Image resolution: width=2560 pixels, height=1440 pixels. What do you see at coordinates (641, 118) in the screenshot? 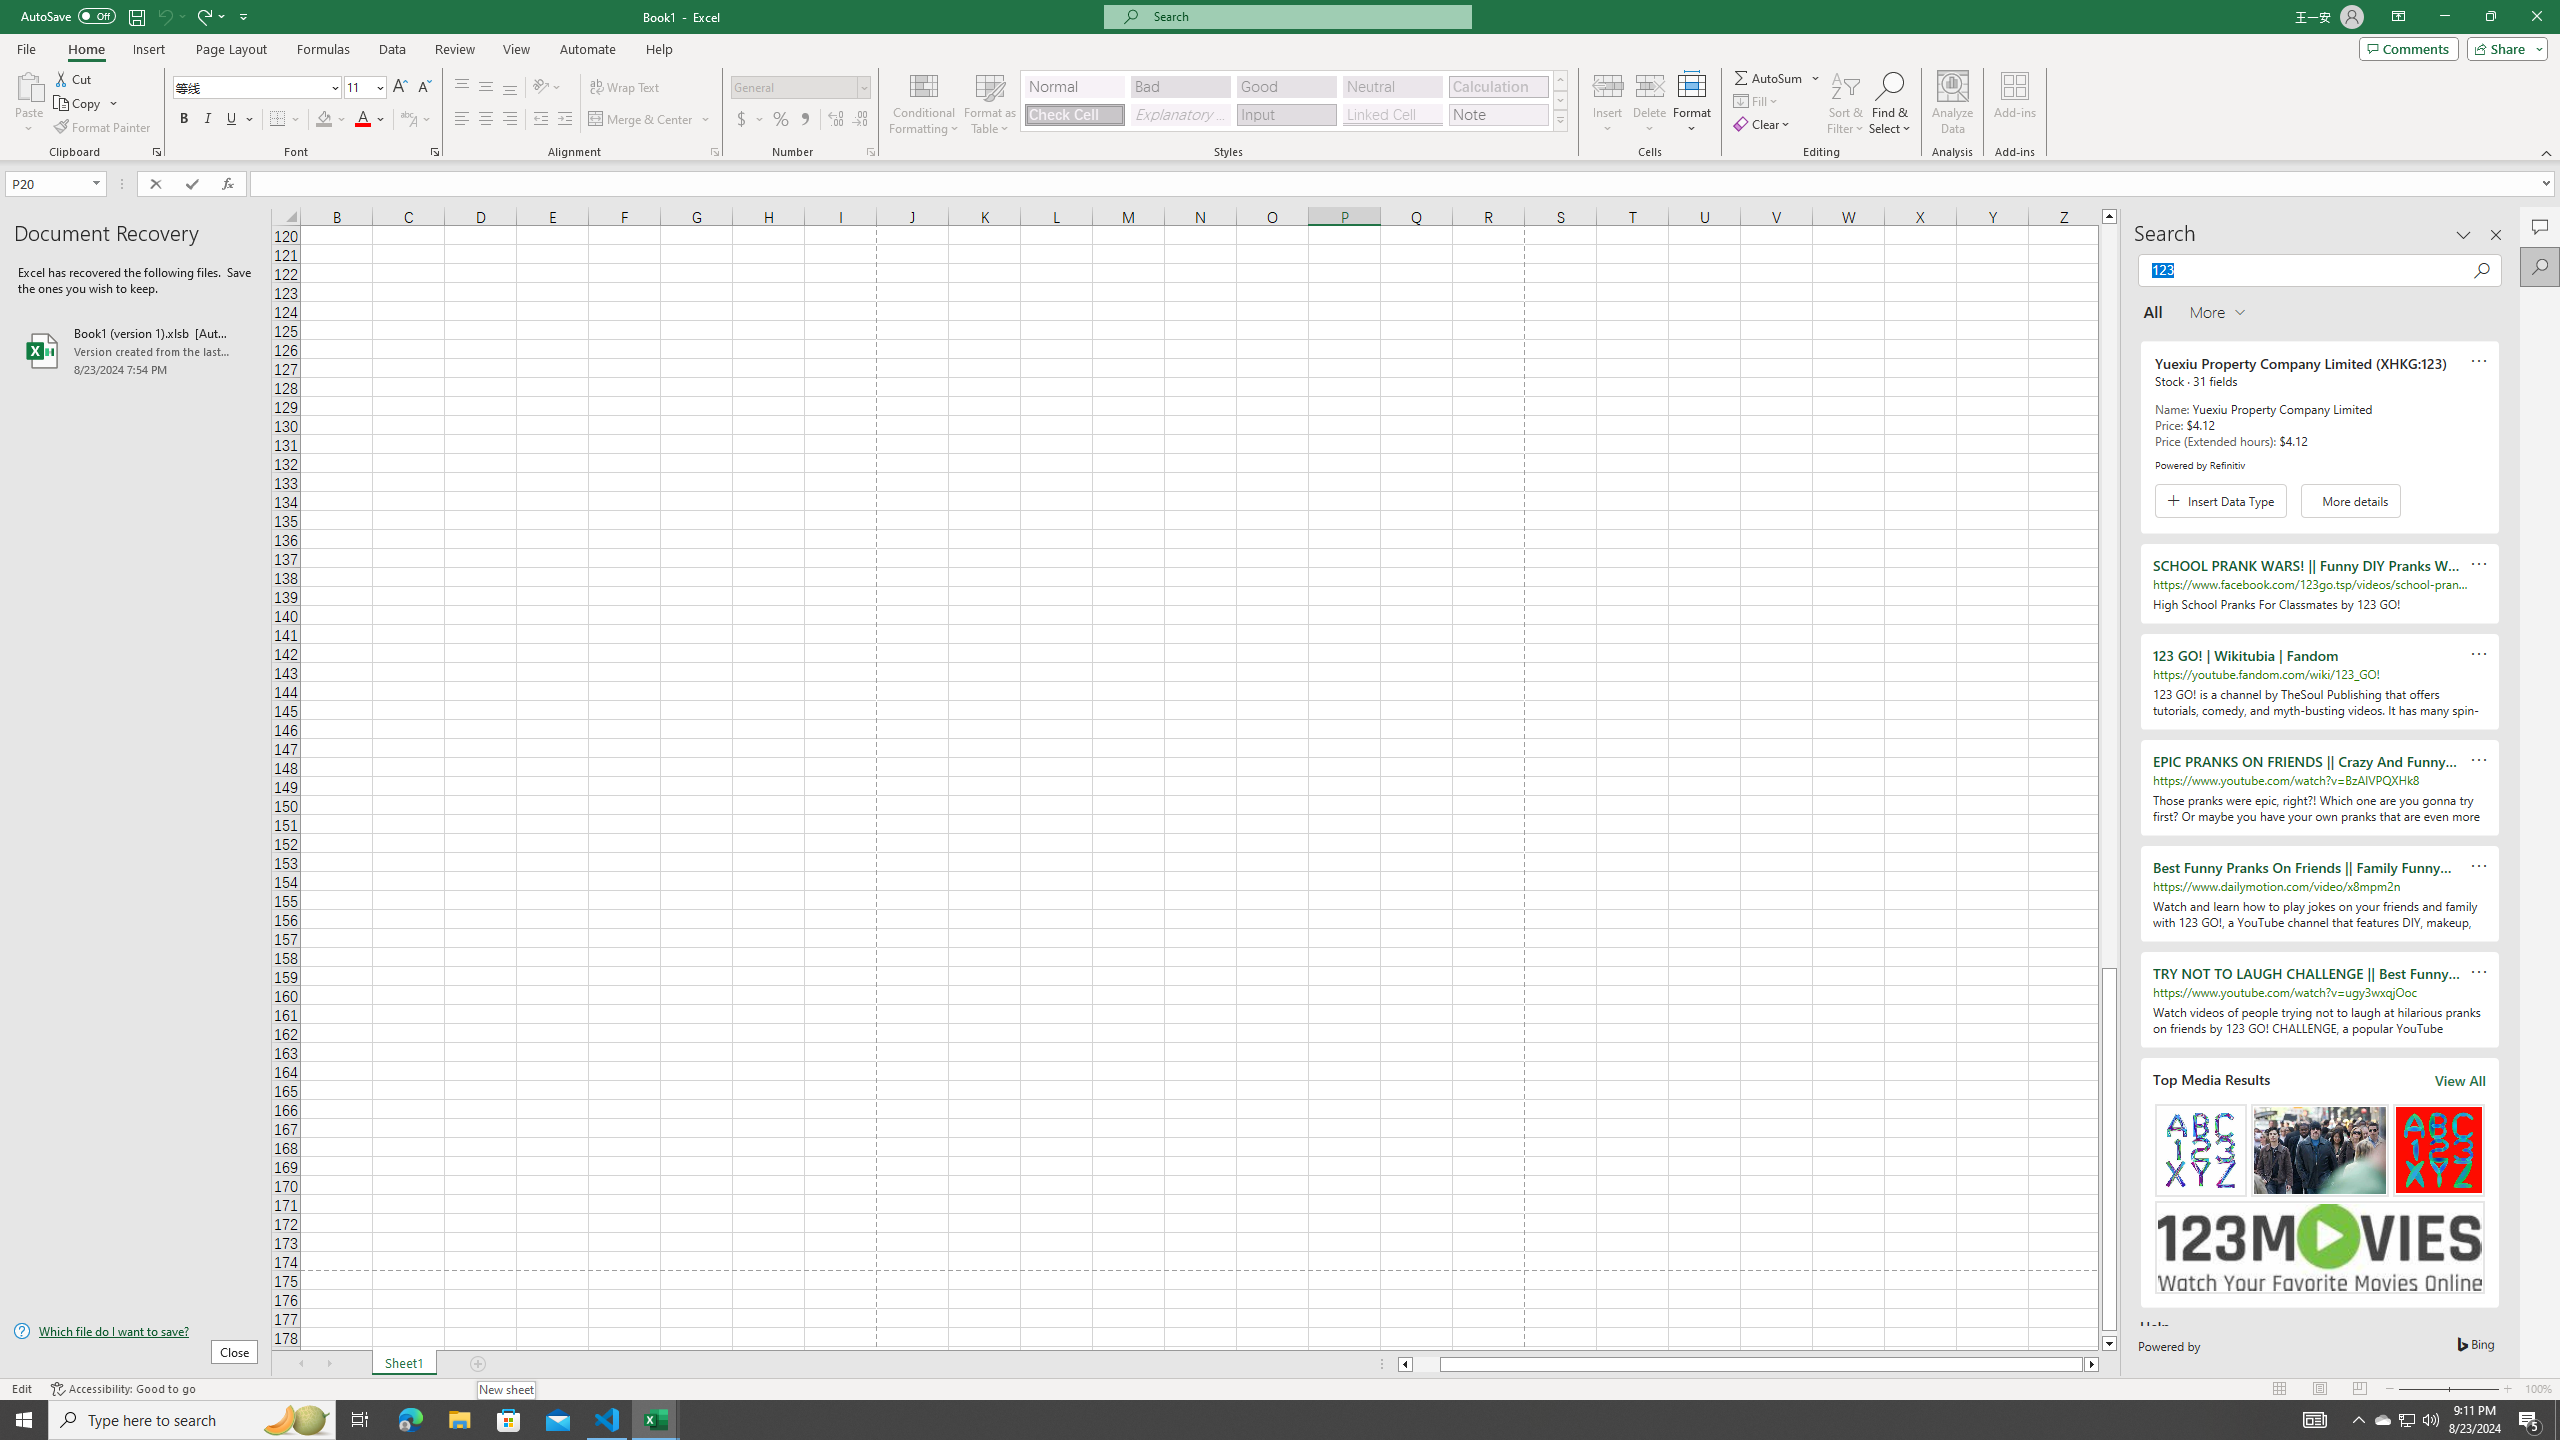
I see `'Merge & Center'` at bounding box center [641, 118].